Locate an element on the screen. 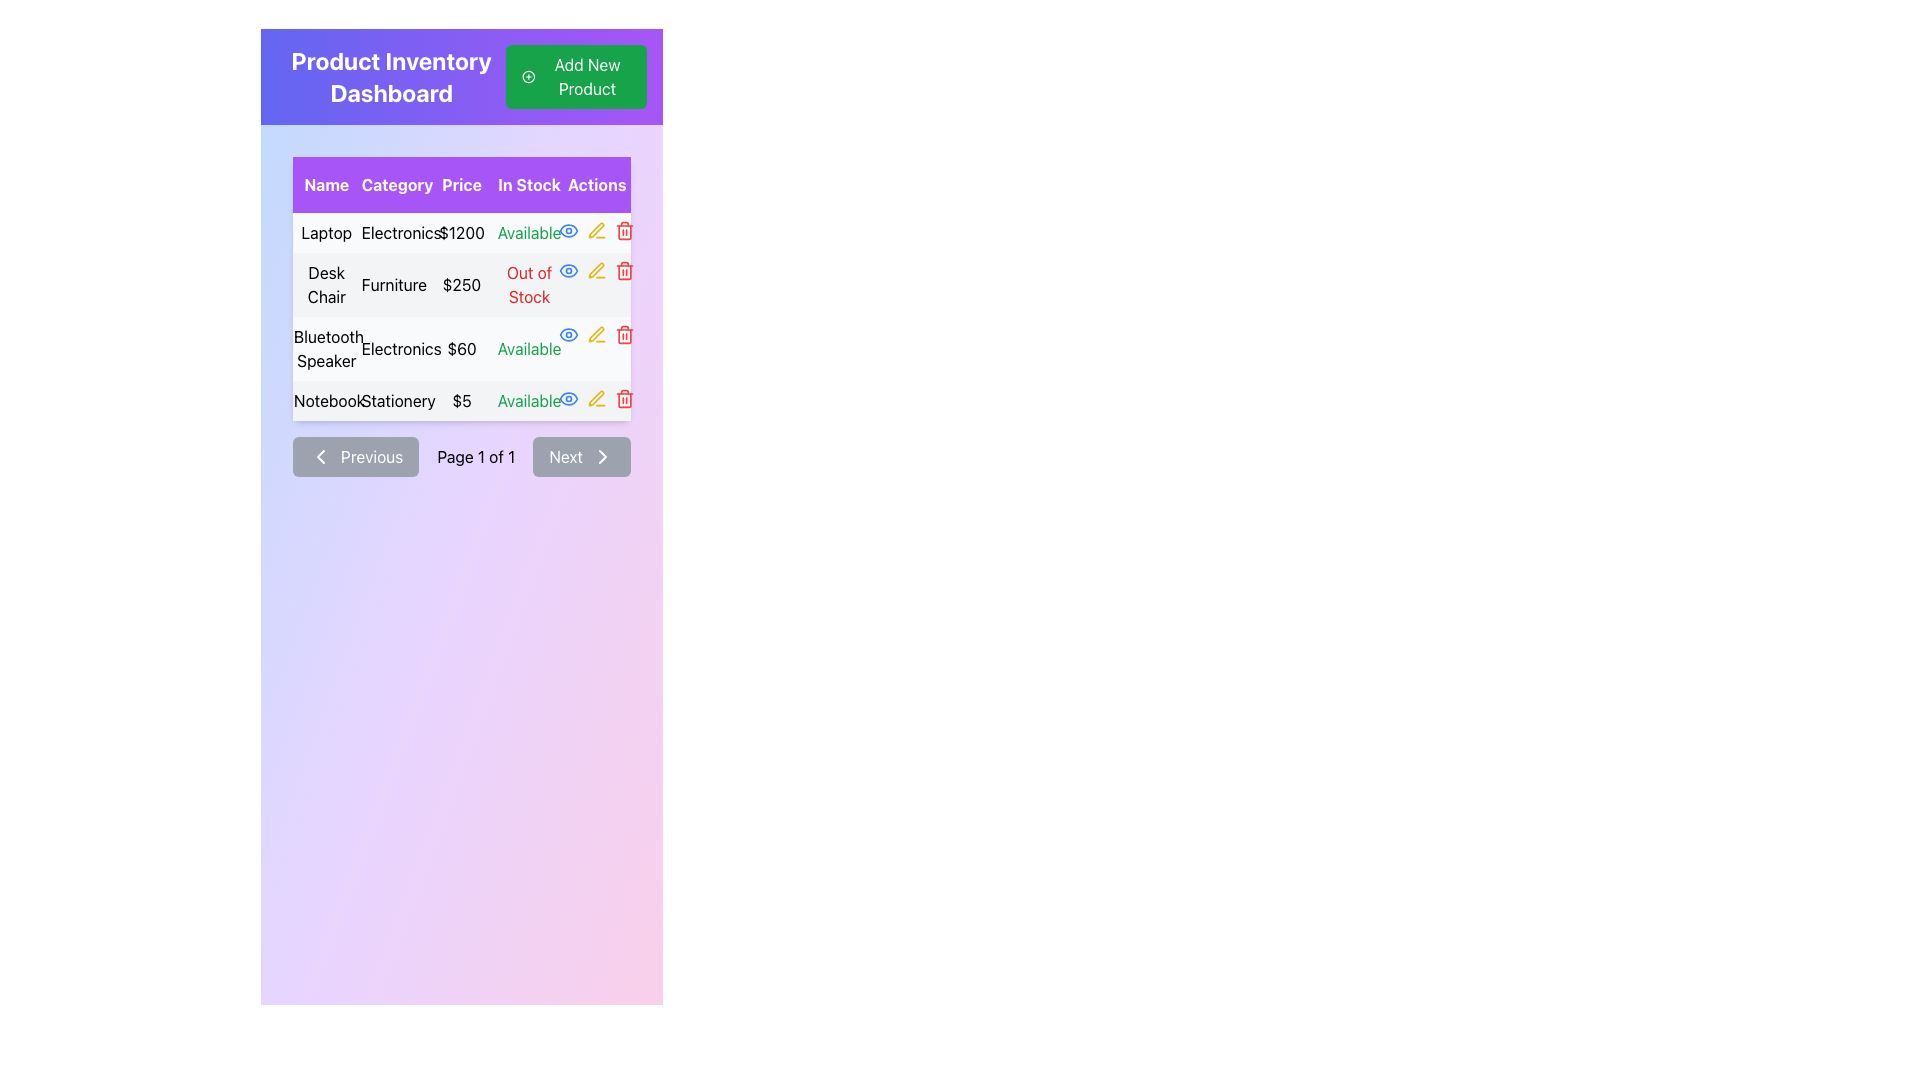  the 'Actions' header label, which is the last column in the top row of the table, styled with a purple background and white text is located at coordinates (596, 185).